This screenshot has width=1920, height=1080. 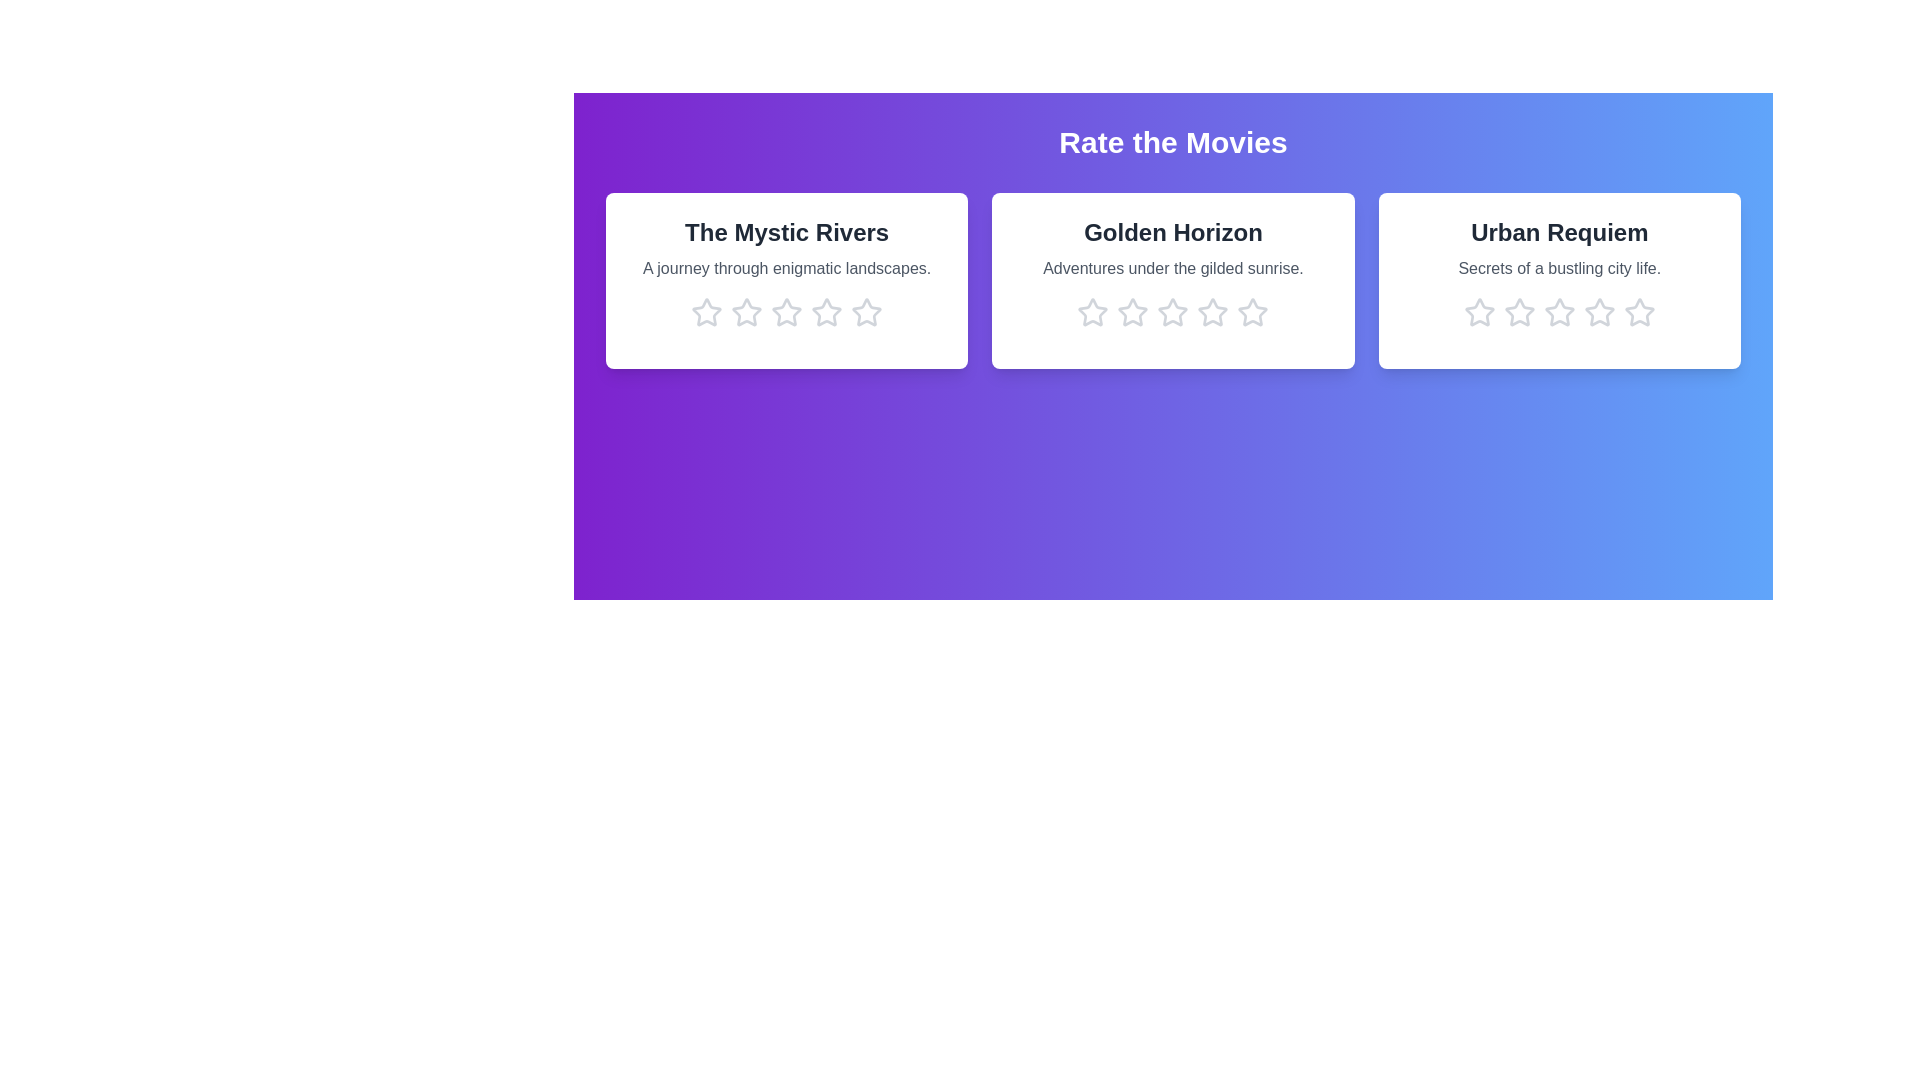 What do you see at coordinates (707, 312) in the screenshot?
I see `the star corresponding to 1 stars in the movie card titled 'The Mystic Rivers'` at bounding box center [707, 312].